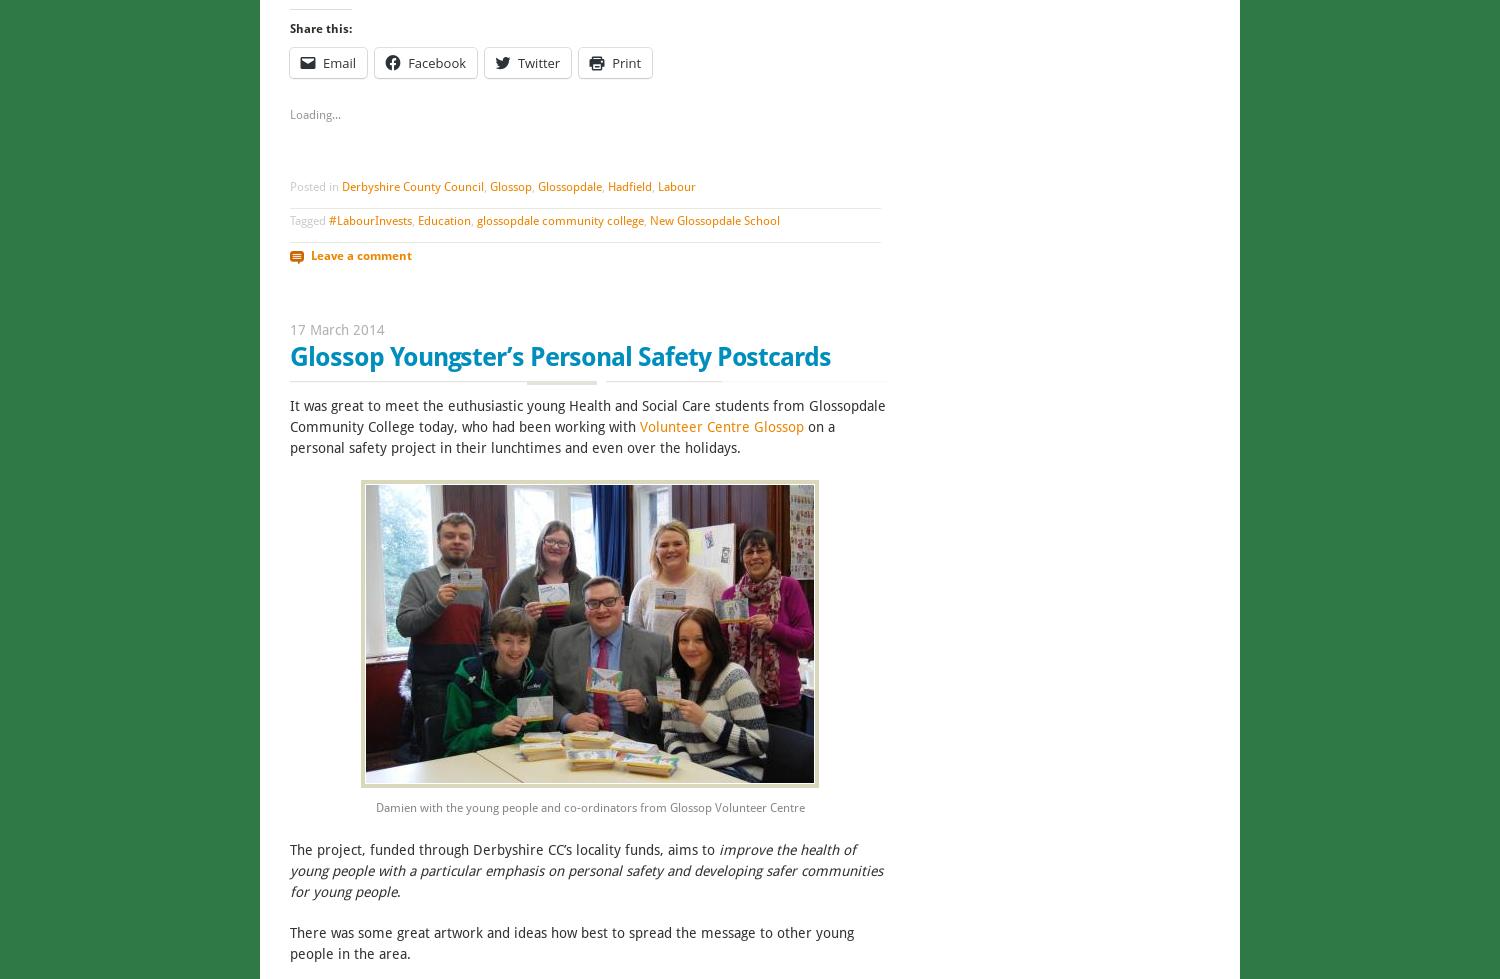 The image size is (1500, 979). What do you see at coordinates (338, 63) in the screenshot?
I see `'Email'` at bounding box center [338, 63].